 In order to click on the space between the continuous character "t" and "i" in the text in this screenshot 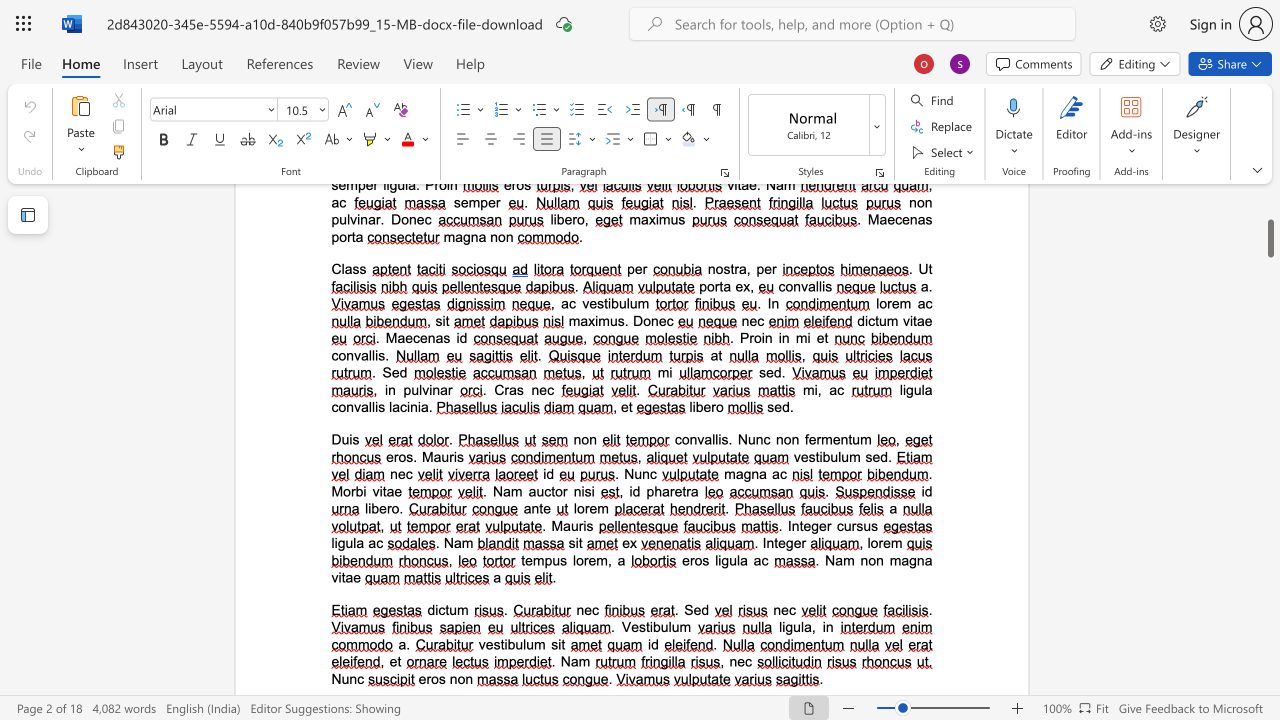, I will do `click(649, 626)`.